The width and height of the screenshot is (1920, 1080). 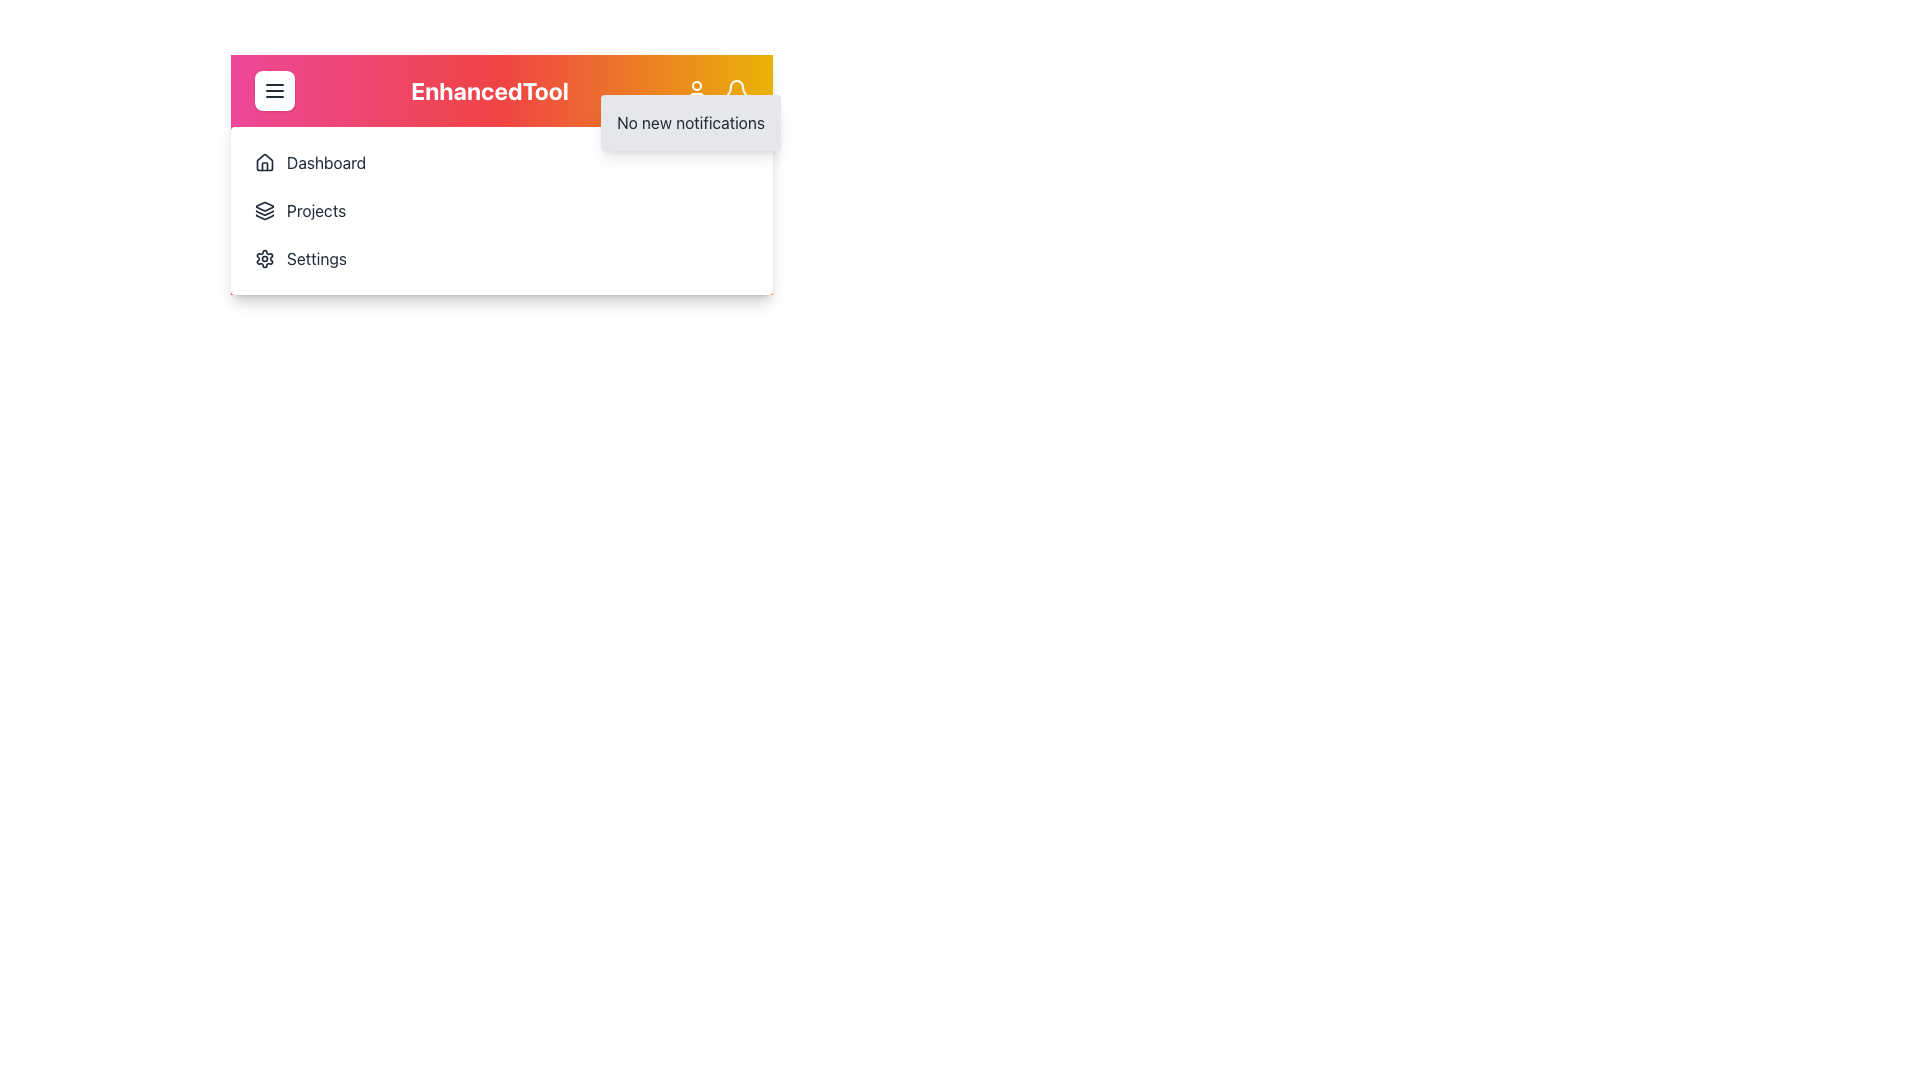 I want to click on the bell-shaped notification icon located on the rightmost section of the top navigation bar, so click(x=736, y=91).